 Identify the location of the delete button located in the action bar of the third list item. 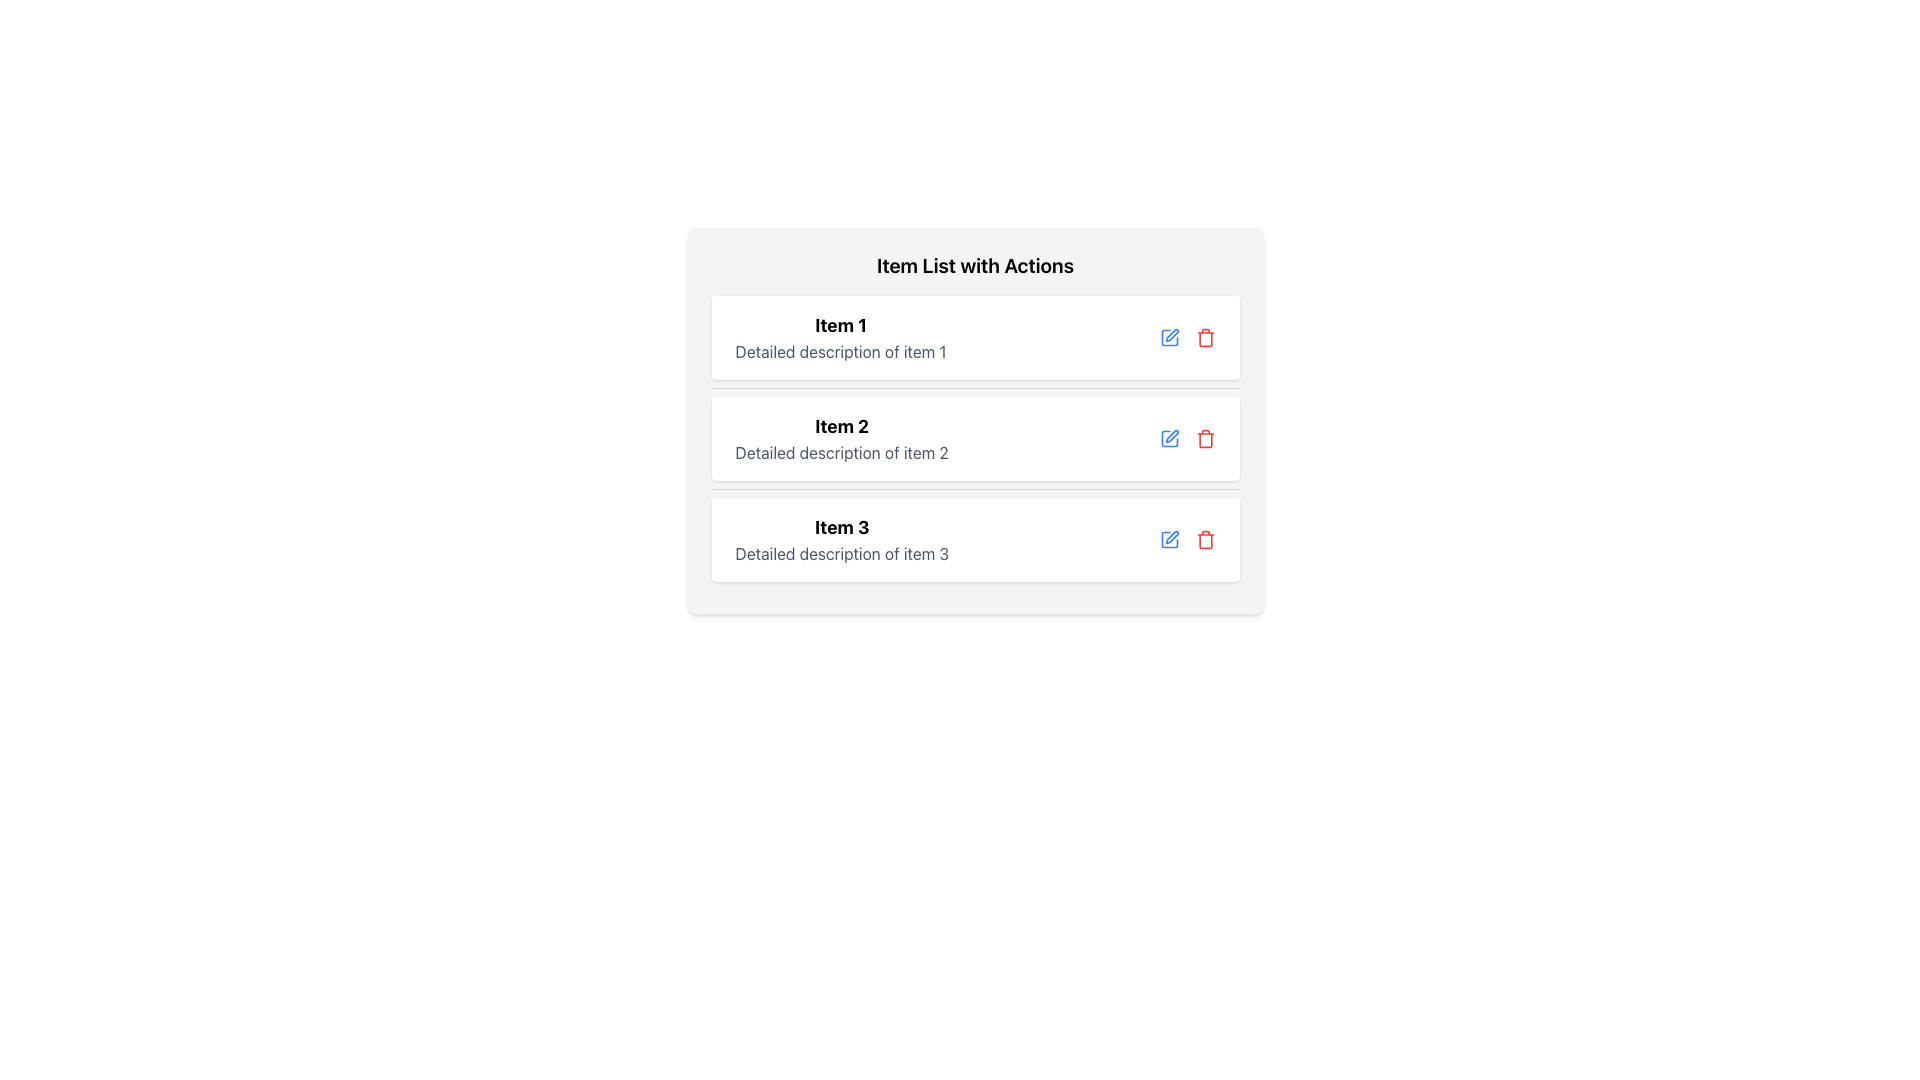
(1204, 540).